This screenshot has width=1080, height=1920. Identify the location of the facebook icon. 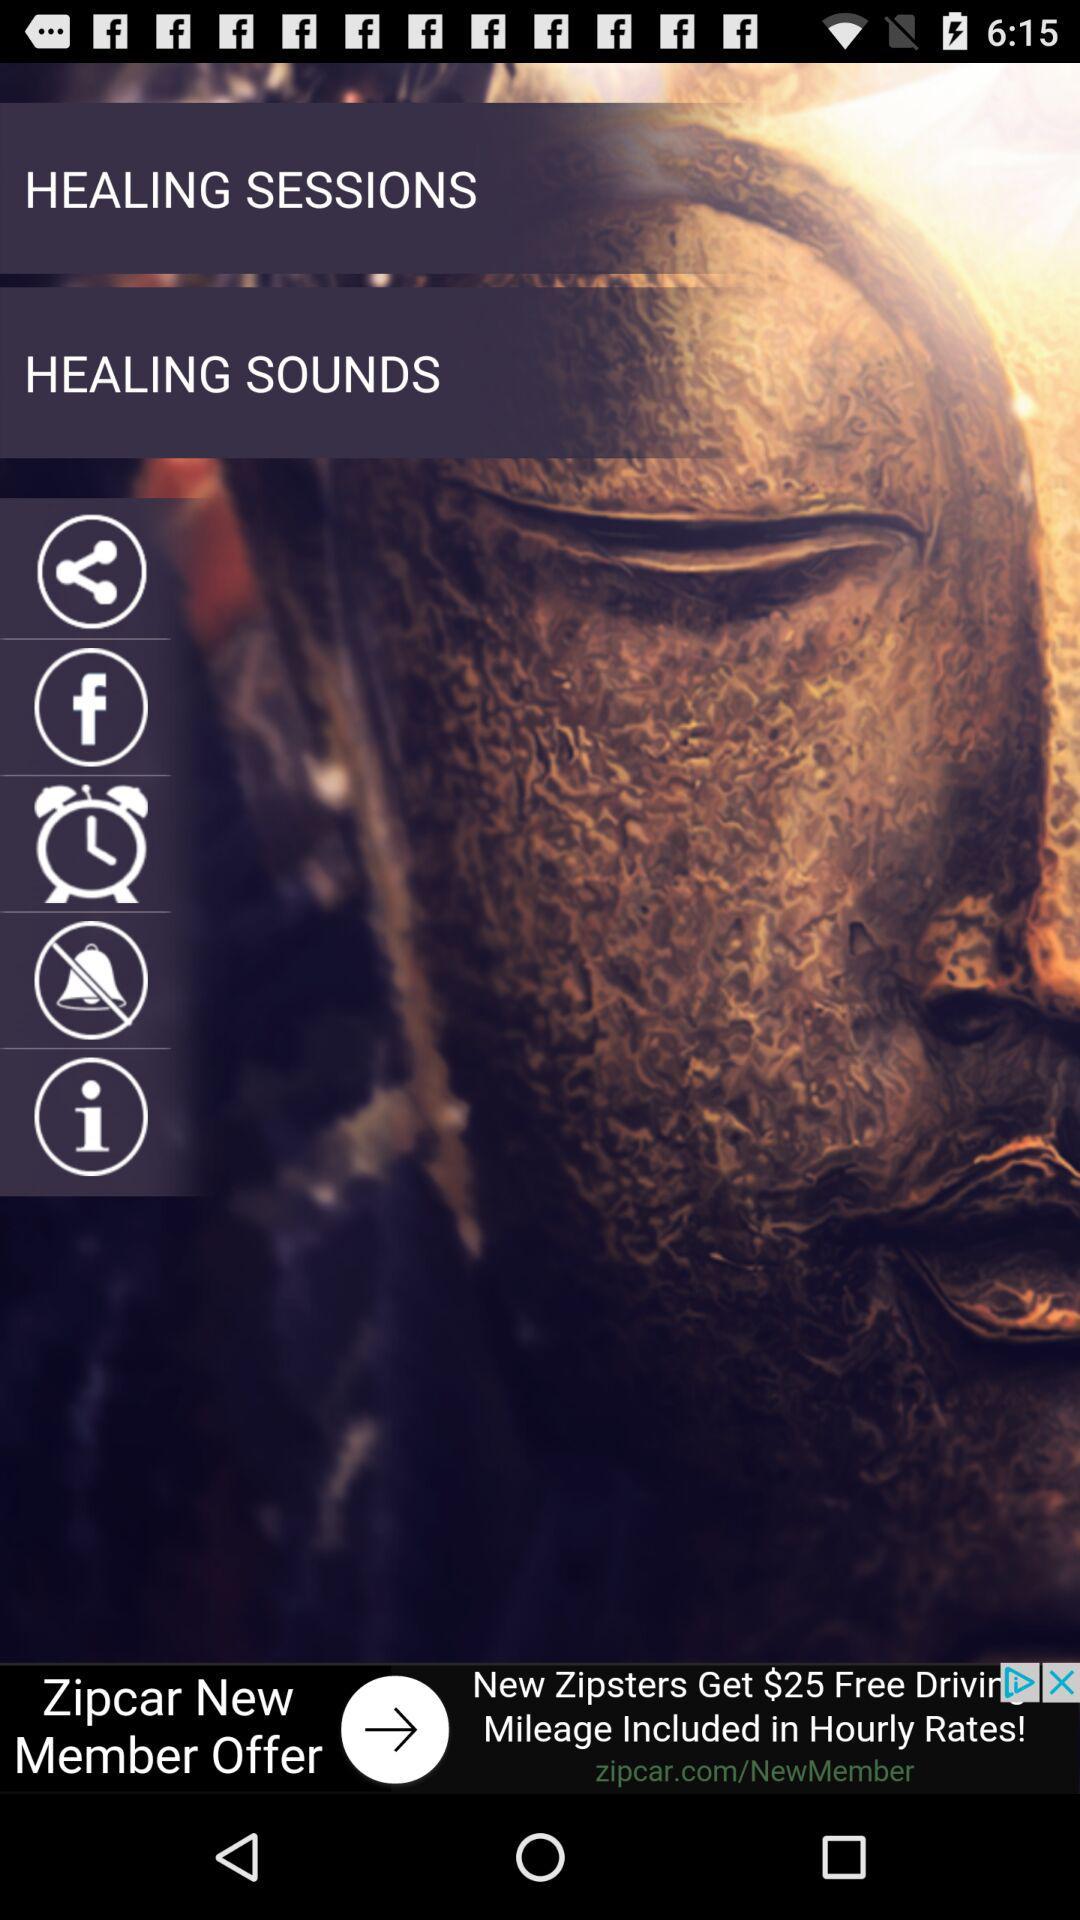
(91, 755).